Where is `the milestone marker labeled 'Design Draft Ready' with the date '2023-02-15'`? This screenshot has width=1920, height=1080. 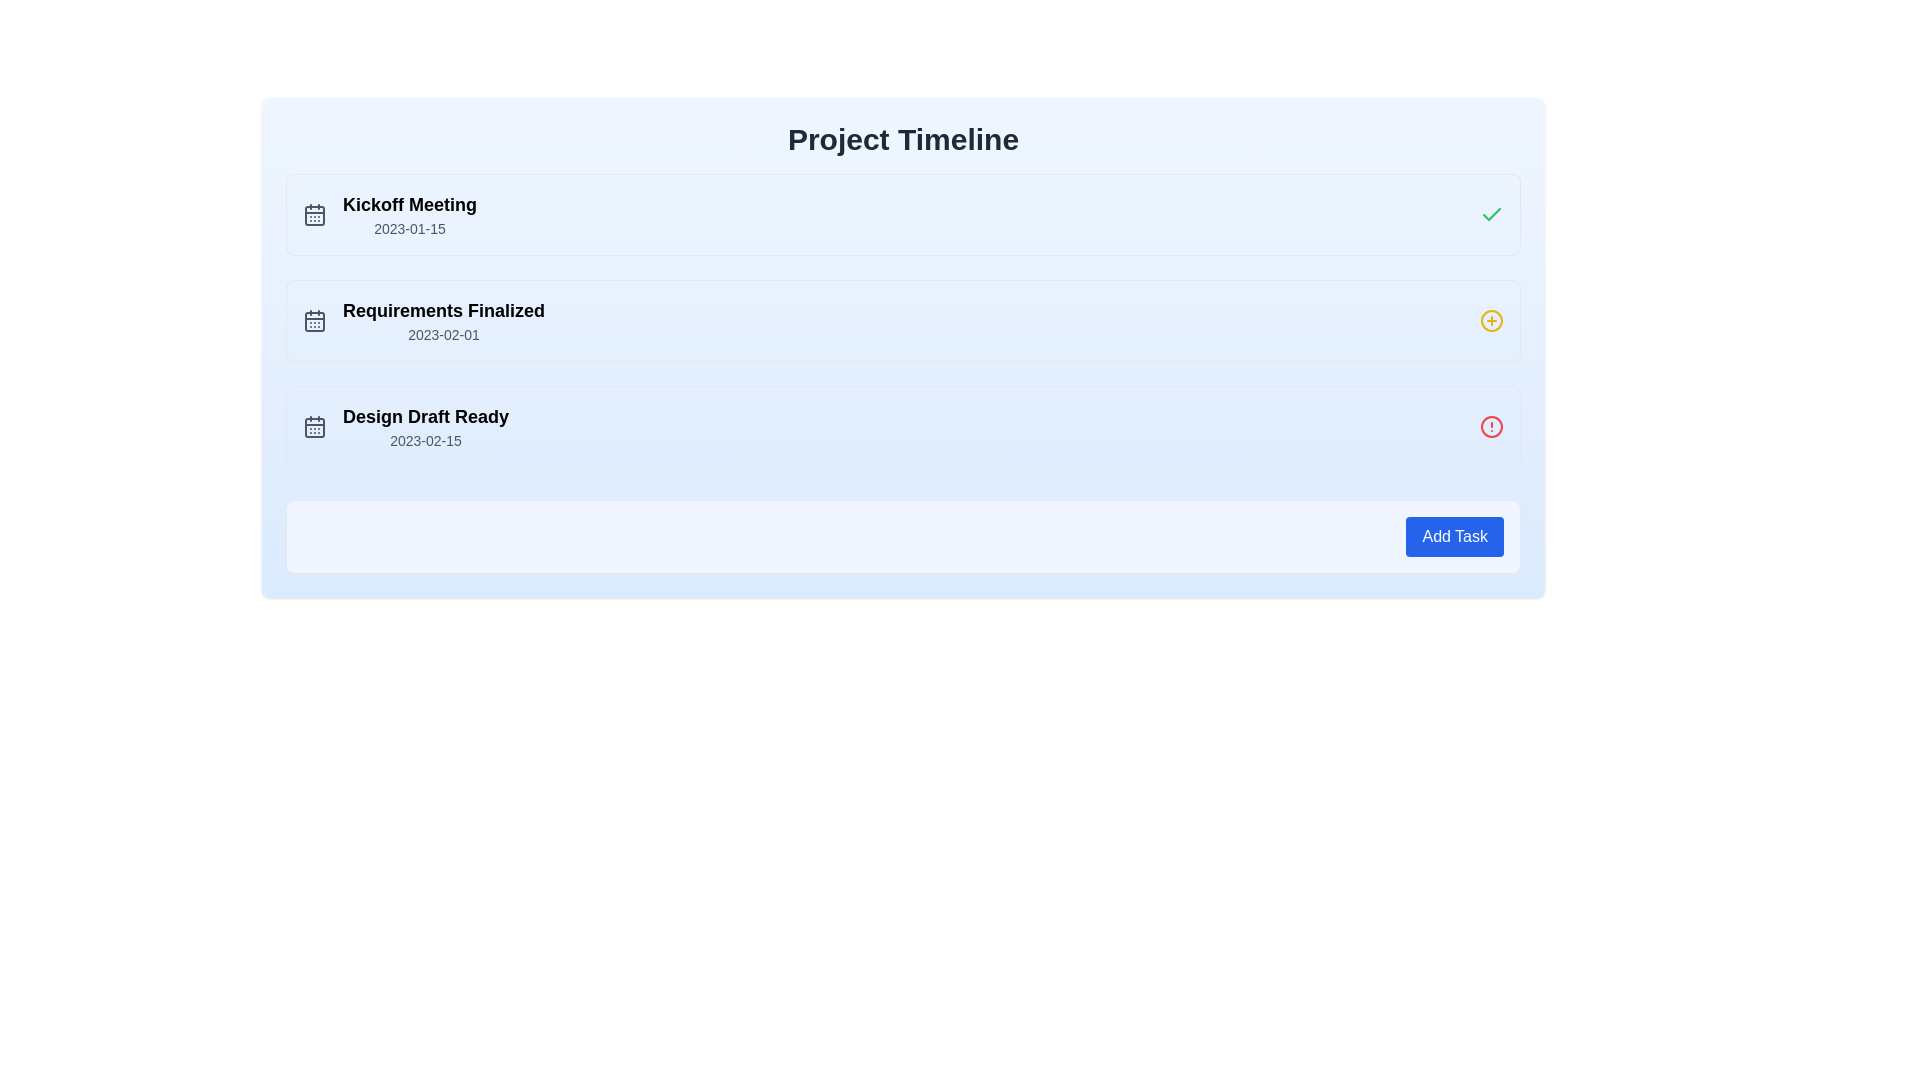 the milestone marker labeled 'Design Draft Ready' with the date '2023-02-15' is located at coordinates (902, 426).